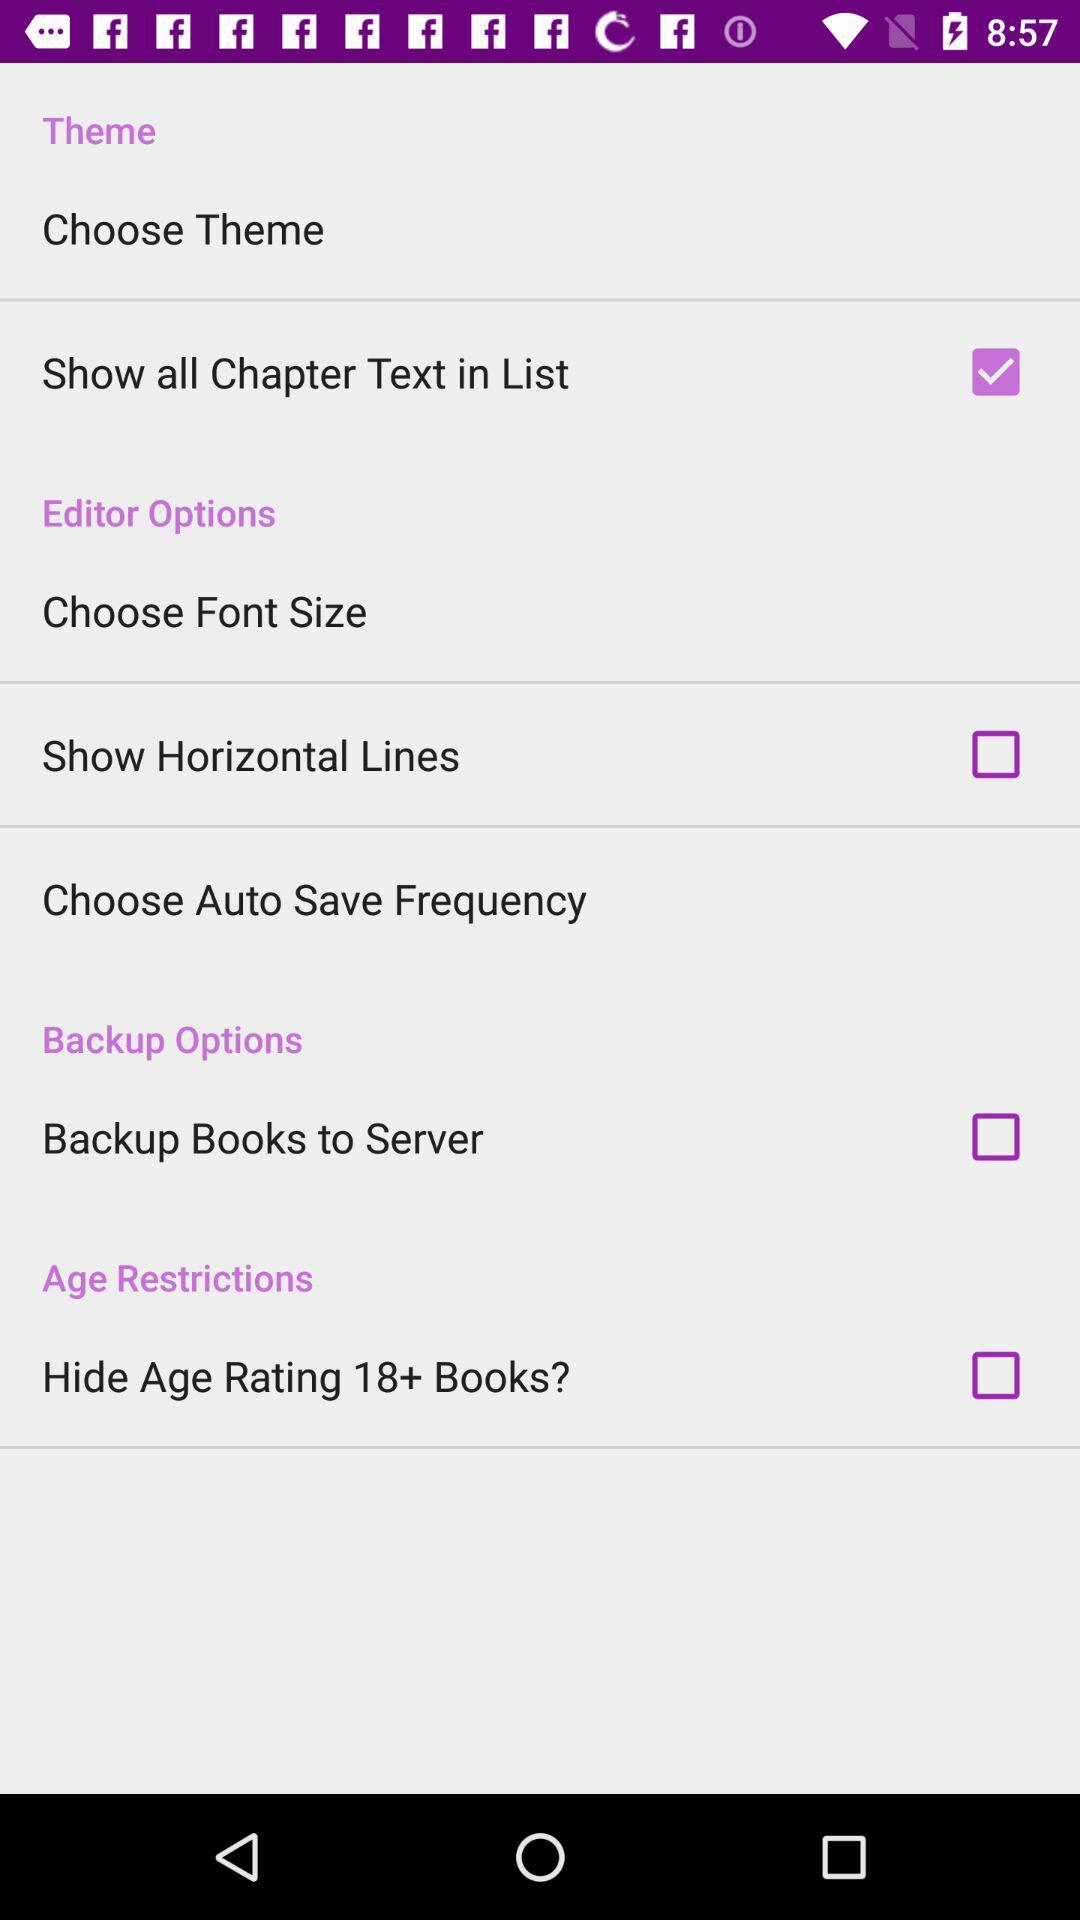 This screenshot has height=1920, width=1080. What do you see at coordinates (305, 372) in the screenshot?
I see `the app above editor options item` at bounding box center [305, 372].